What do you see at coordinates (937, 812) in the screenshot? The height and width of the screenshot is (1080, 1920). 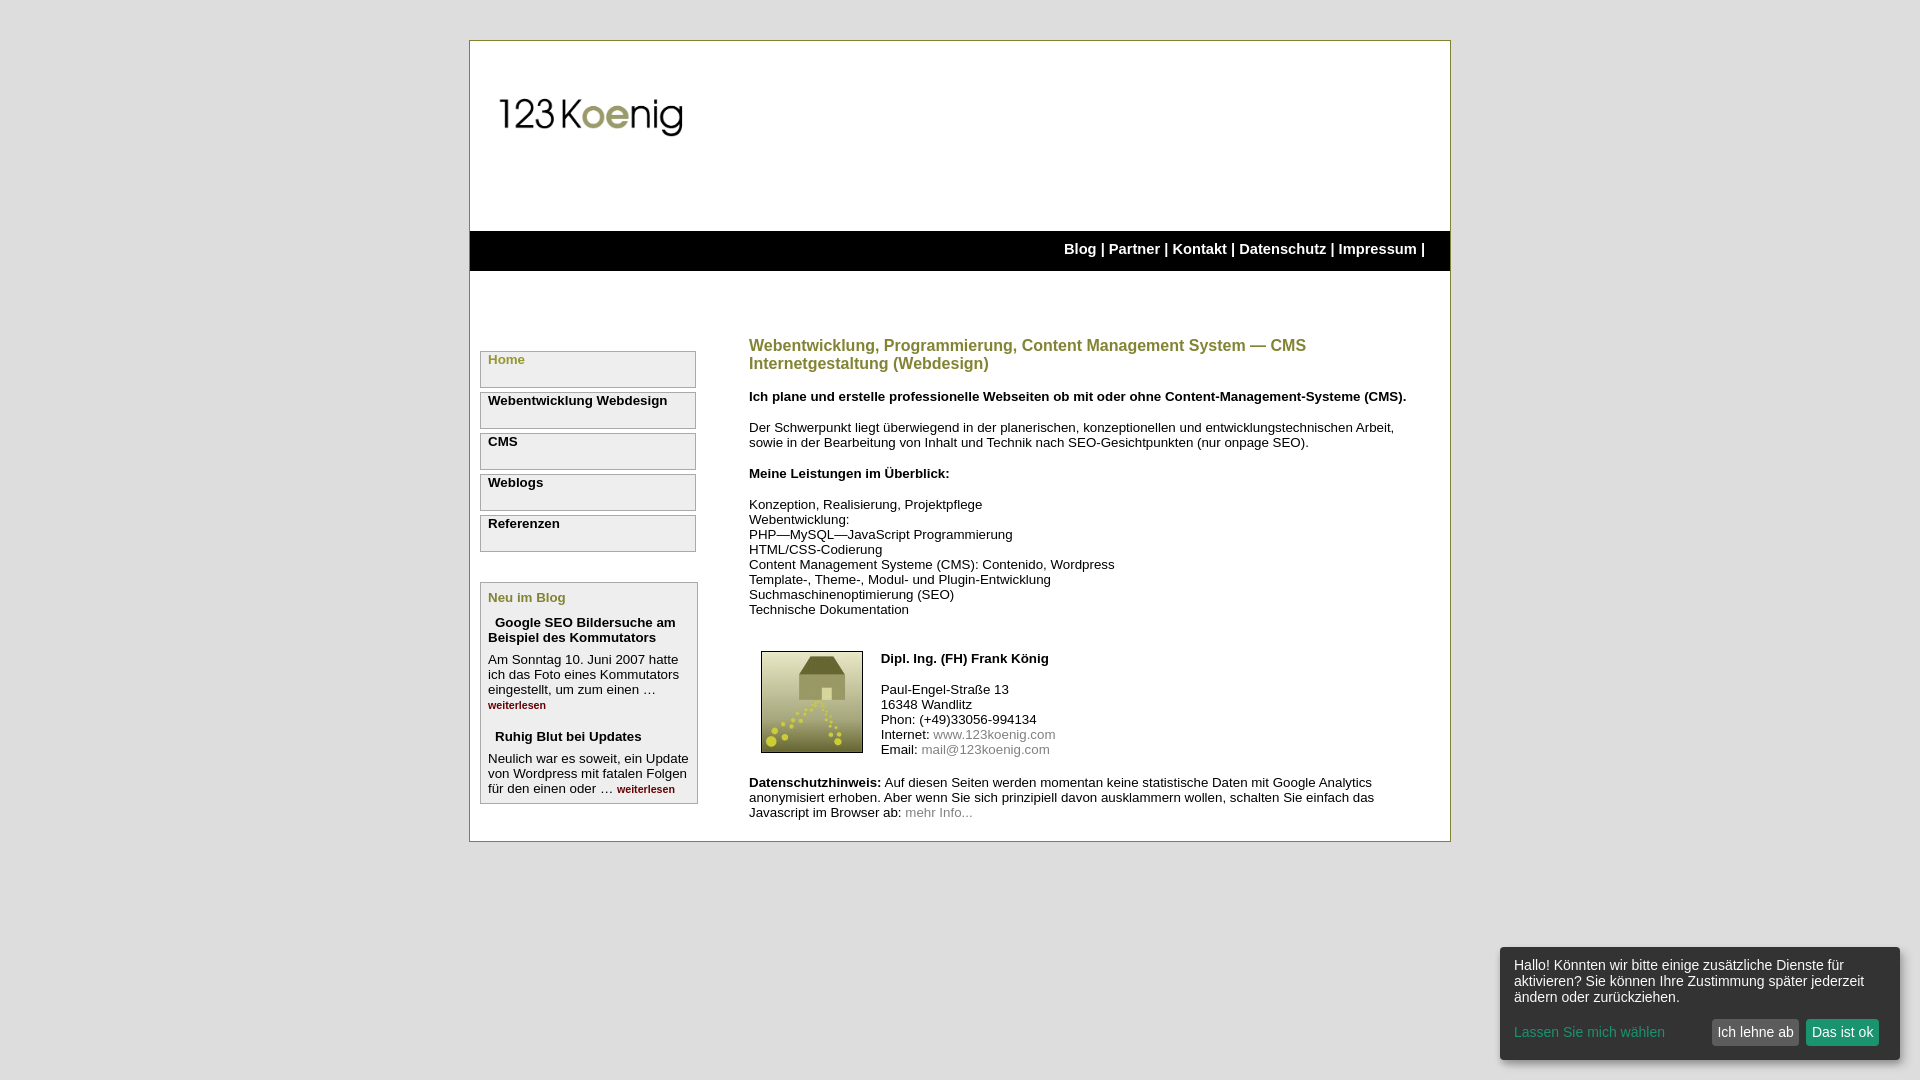 I see `'mehr Info...'` at bounding box center [937, 812].